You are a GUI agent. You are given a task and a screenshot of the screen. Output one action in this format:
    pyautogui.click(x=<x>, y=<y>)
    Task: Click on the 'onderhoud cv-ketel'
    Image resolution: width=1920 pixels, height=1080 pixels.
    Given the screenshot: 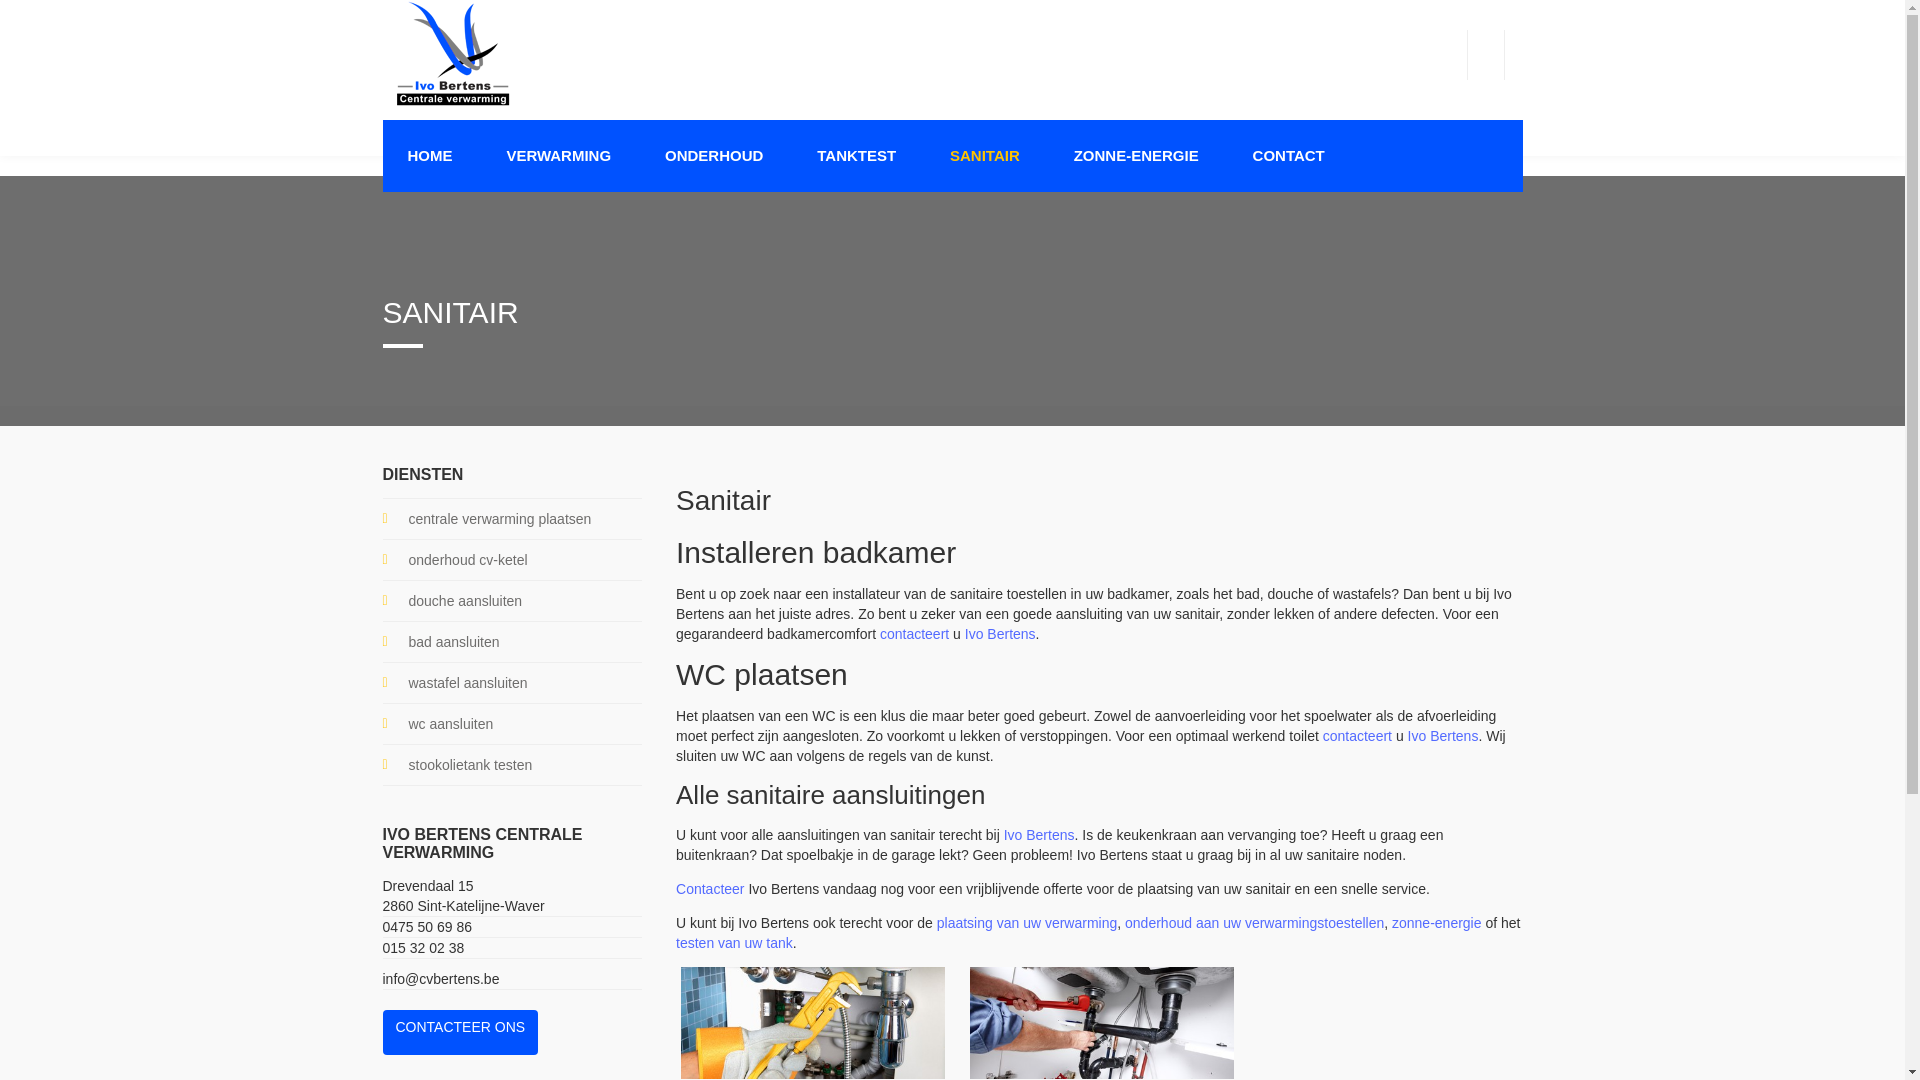 What is the action you would take?
    pyautogui.click(x=511, y=559)
    